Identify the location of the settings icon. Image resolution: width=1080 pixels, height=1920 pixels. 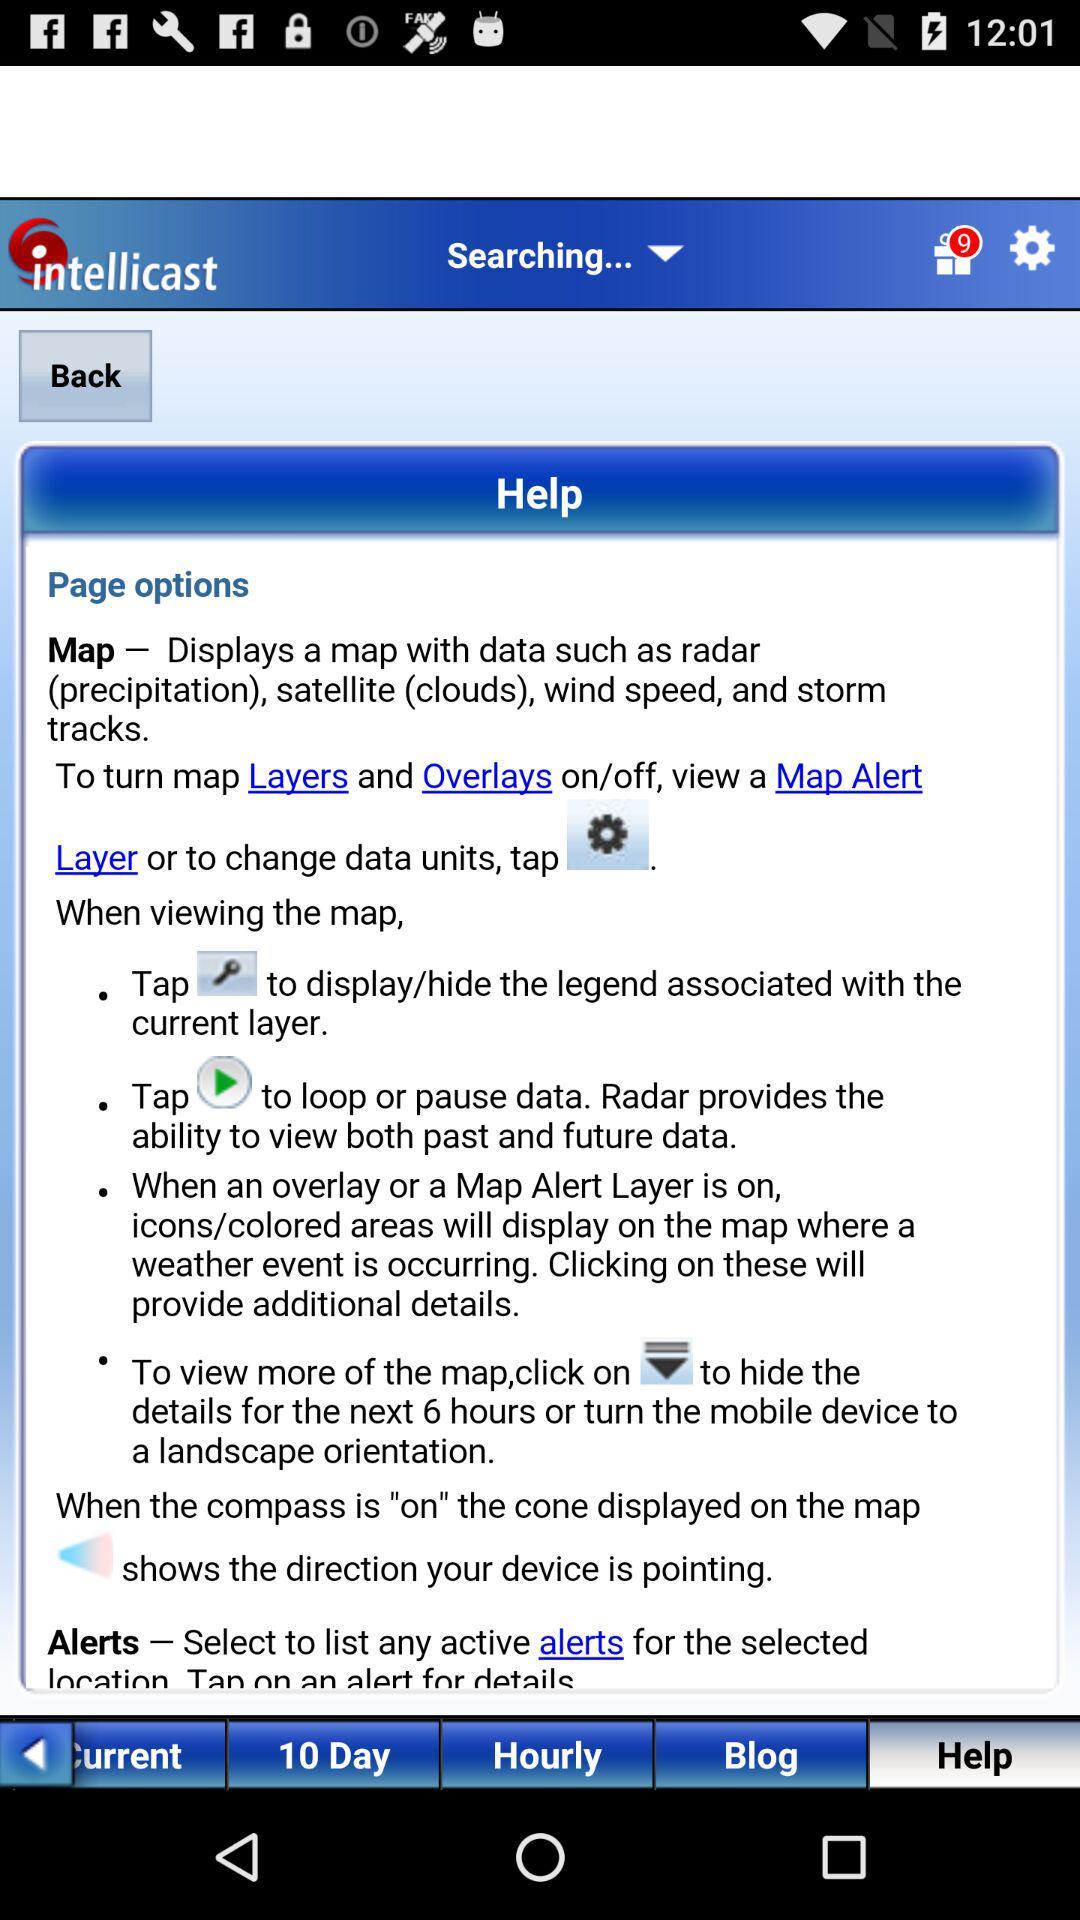
(1032, 264).